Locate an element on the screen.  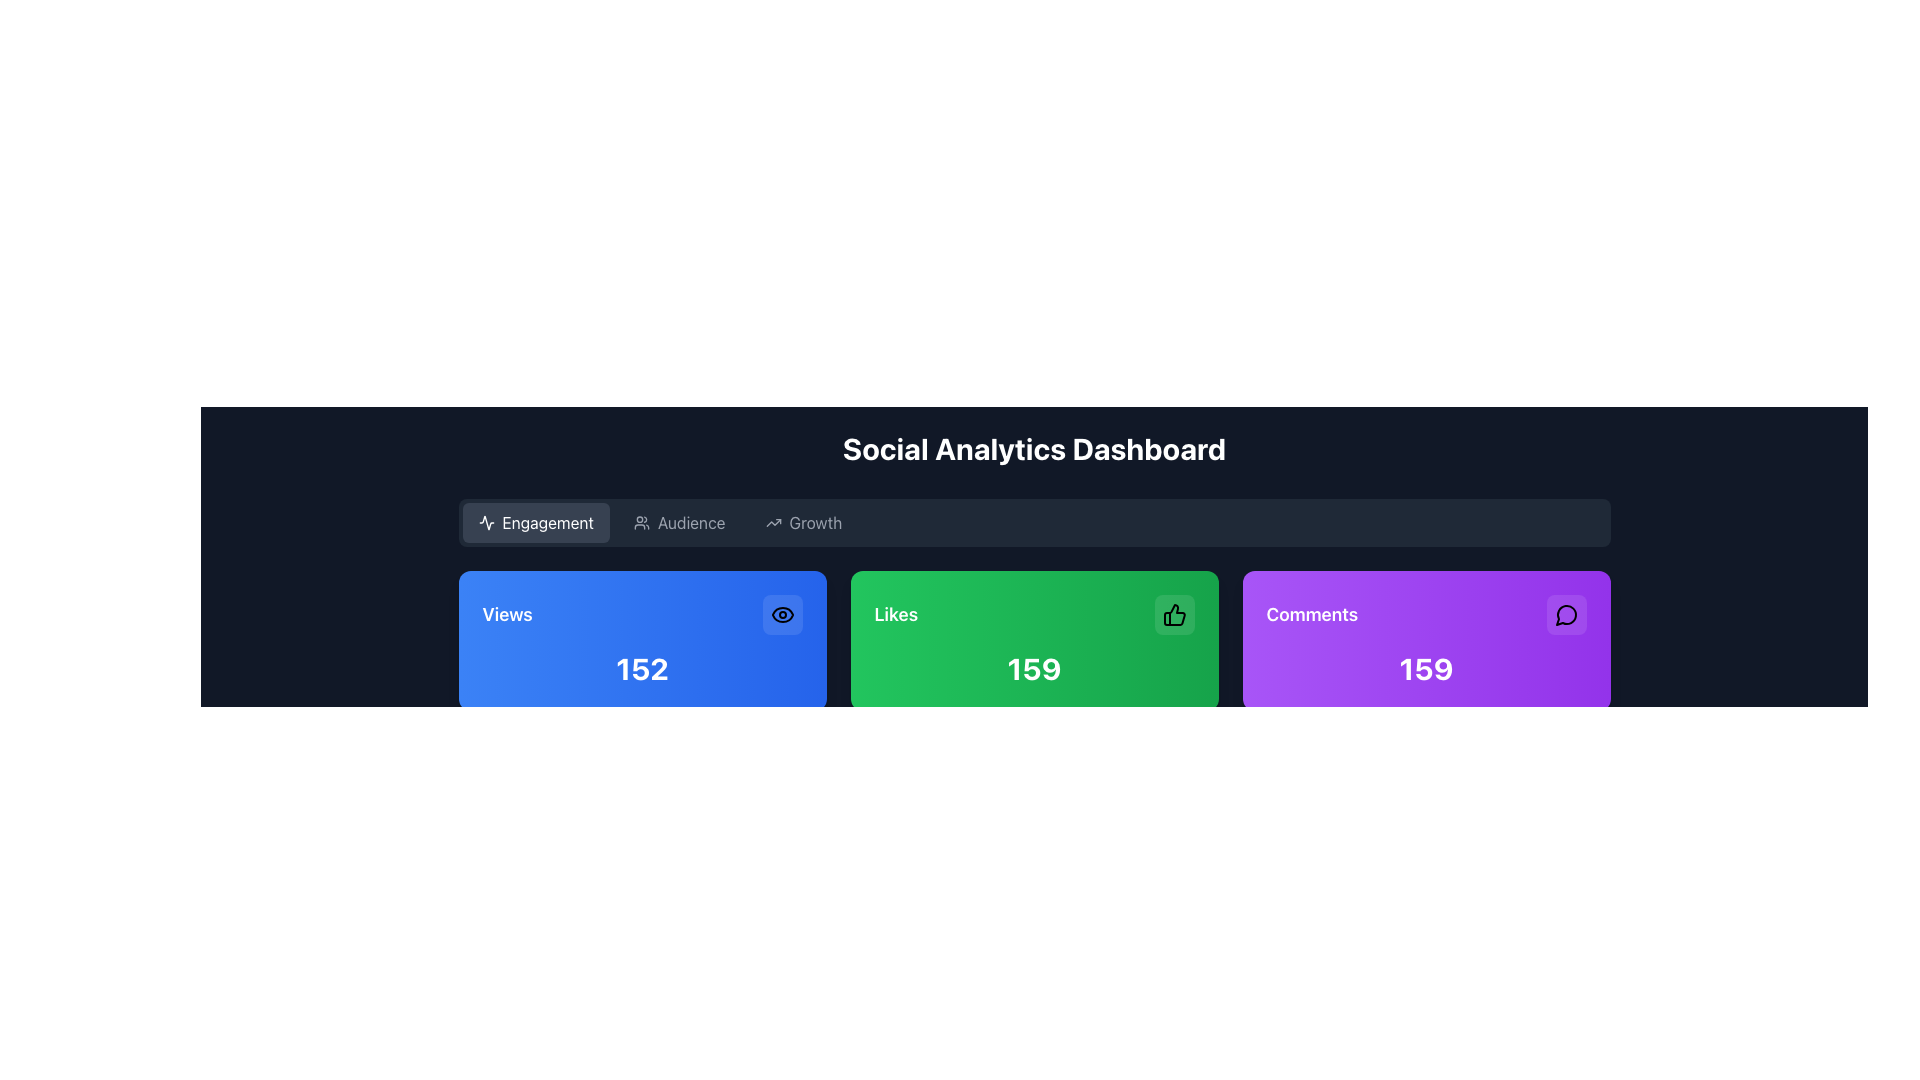
the 'Engagement' button, which is the first button in a row of three buttons for navigation or filtering is located at coordinates (536, 522).